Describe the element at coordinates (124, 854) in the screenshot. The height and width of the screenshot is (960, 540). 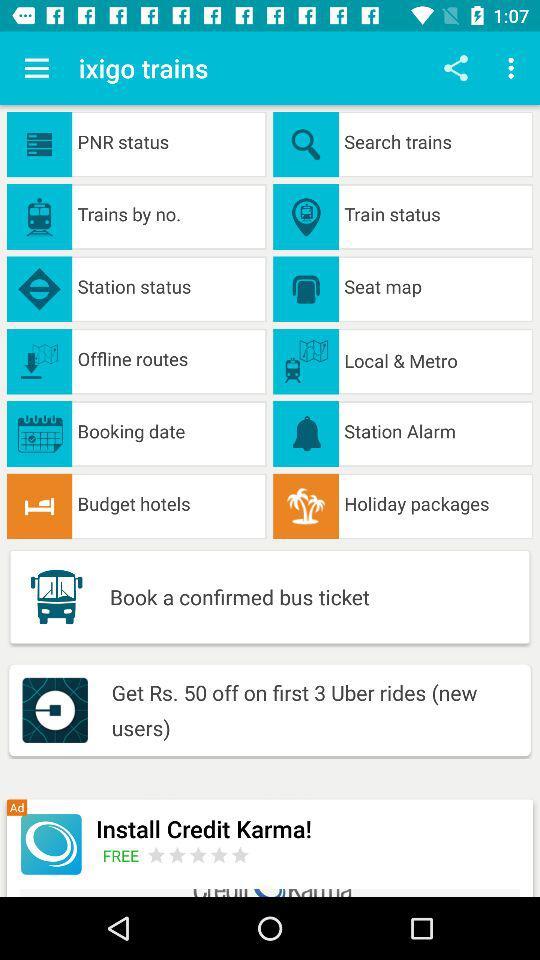
I see `free` at that location.